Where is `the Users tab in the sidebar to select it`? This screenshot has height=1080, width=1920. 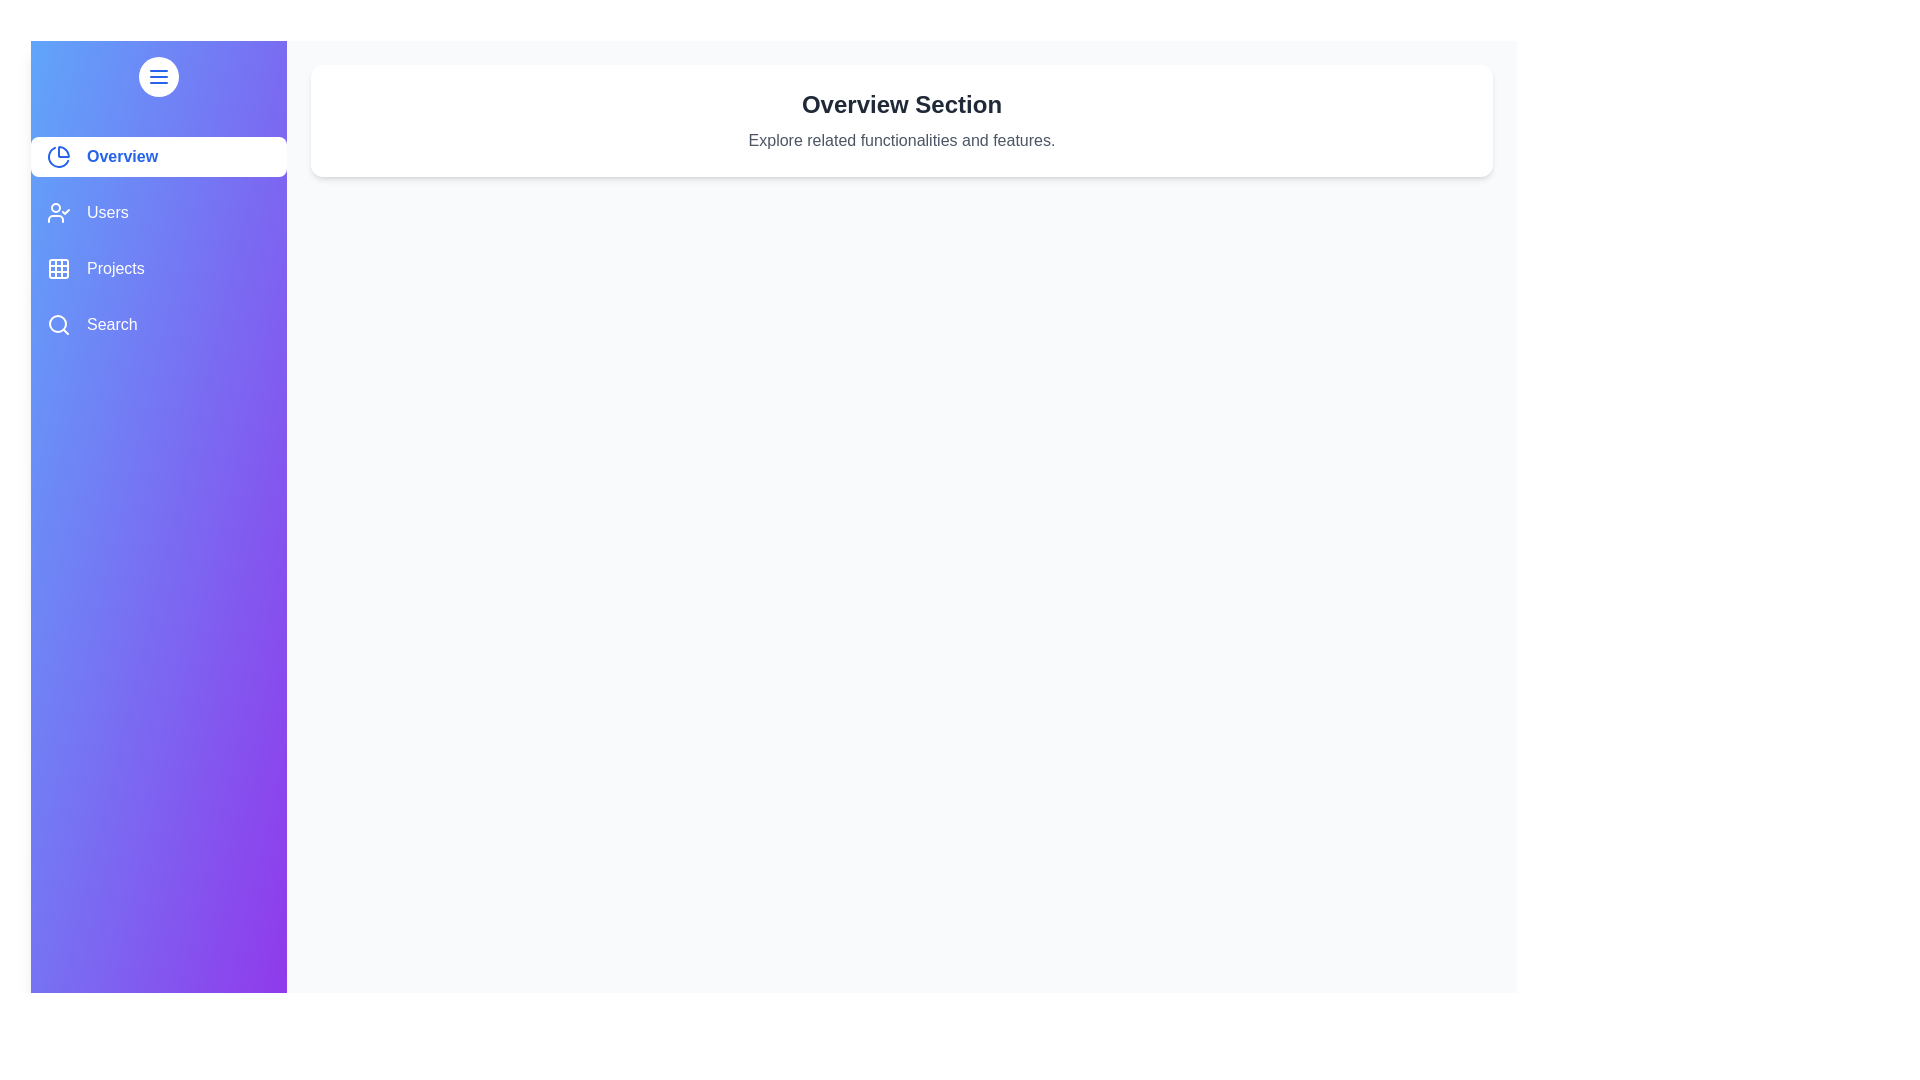 the Users tab in the sidebar to select it is located at coordinates (157, 212).